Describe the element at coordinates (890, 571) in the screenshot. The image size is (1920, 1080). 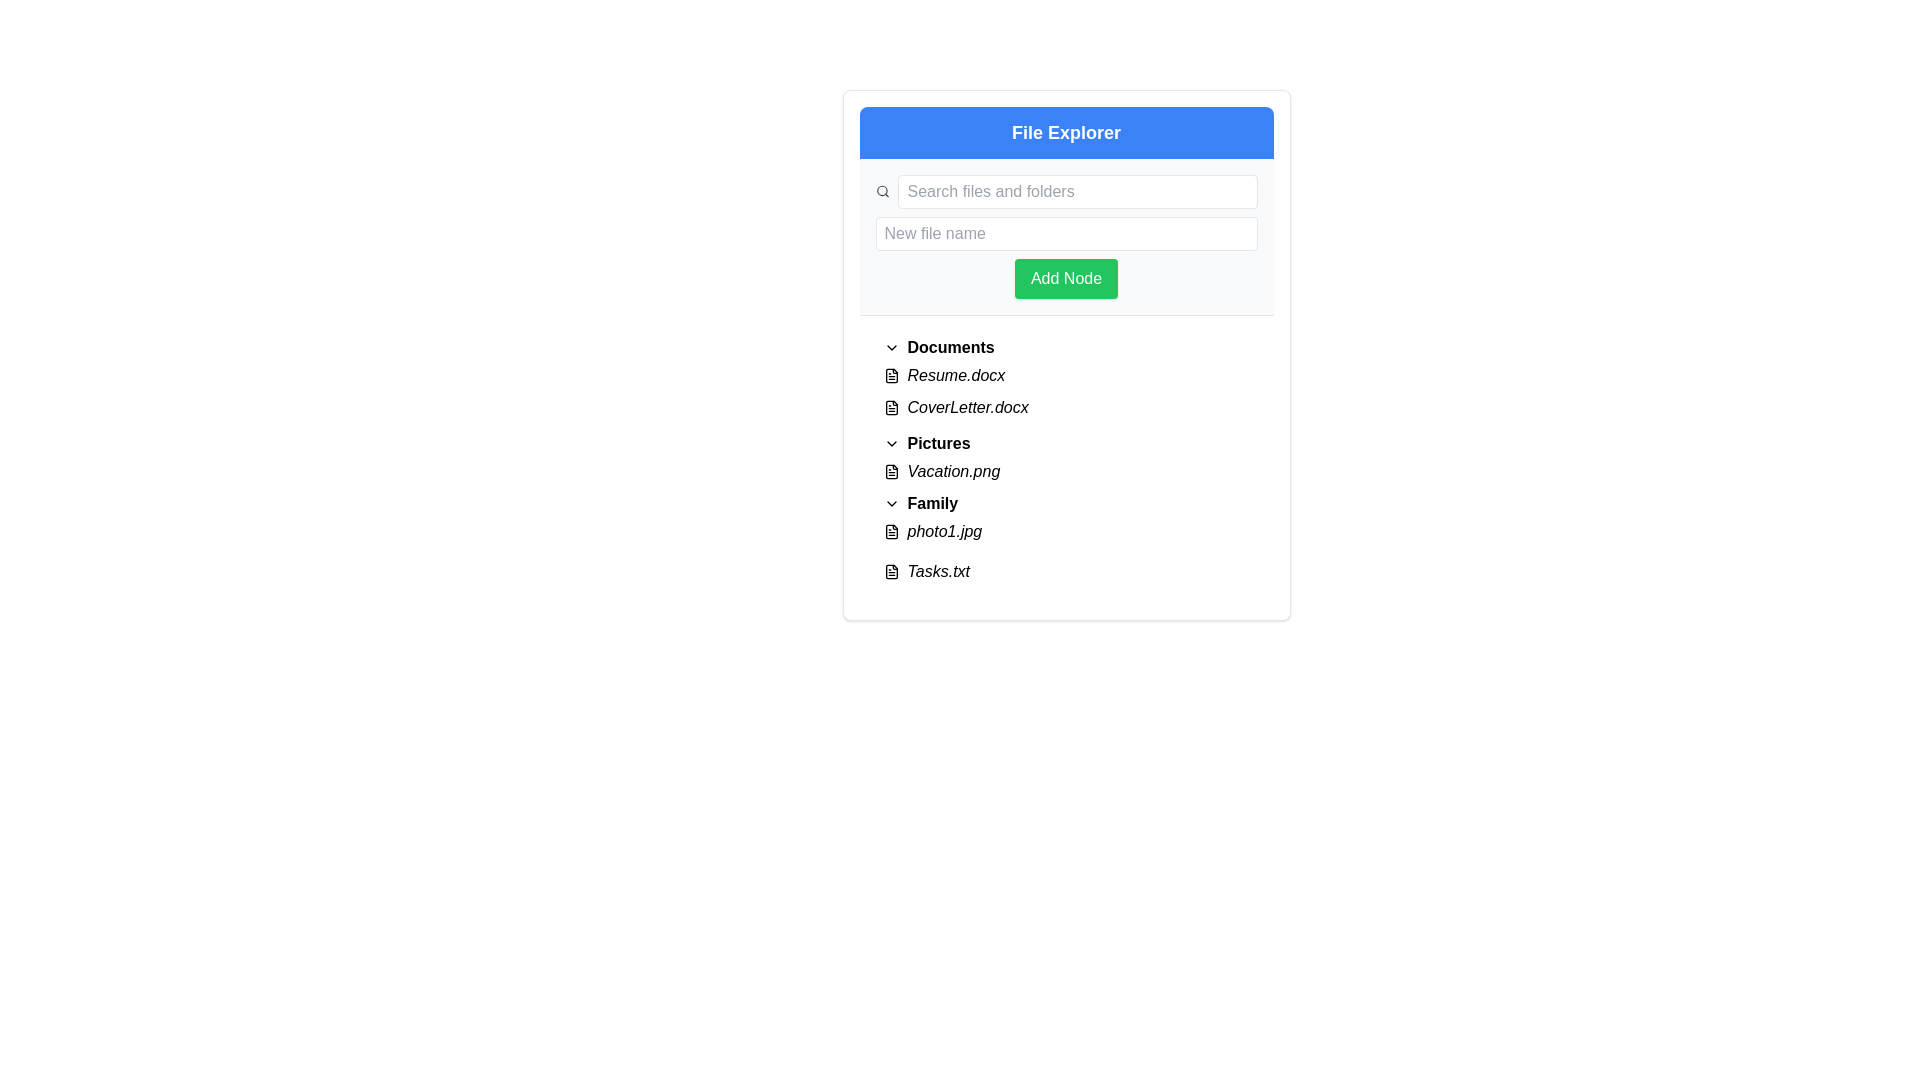
I see `the file icon resembling a document with a folded upper-right corner` at that location.